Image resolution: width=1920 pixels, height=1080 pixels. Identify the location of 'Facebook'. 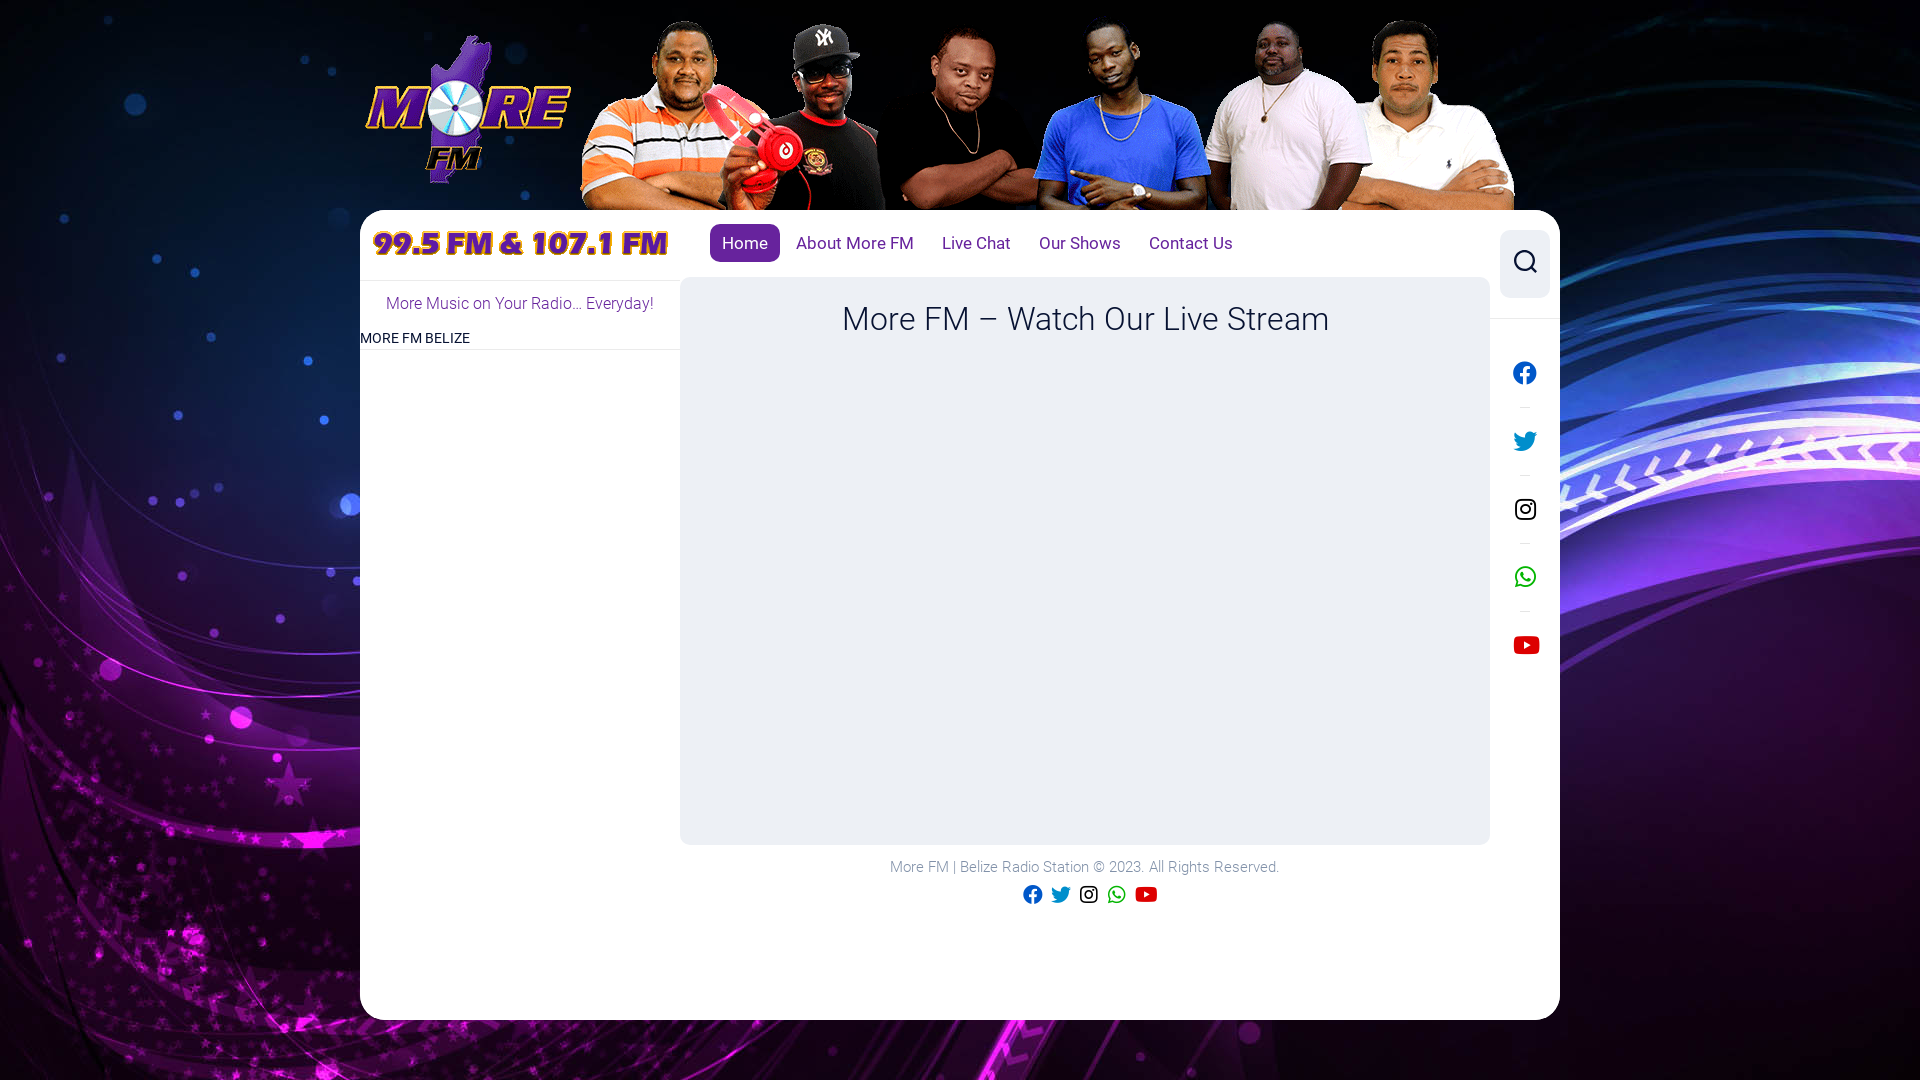
(1499, 373).